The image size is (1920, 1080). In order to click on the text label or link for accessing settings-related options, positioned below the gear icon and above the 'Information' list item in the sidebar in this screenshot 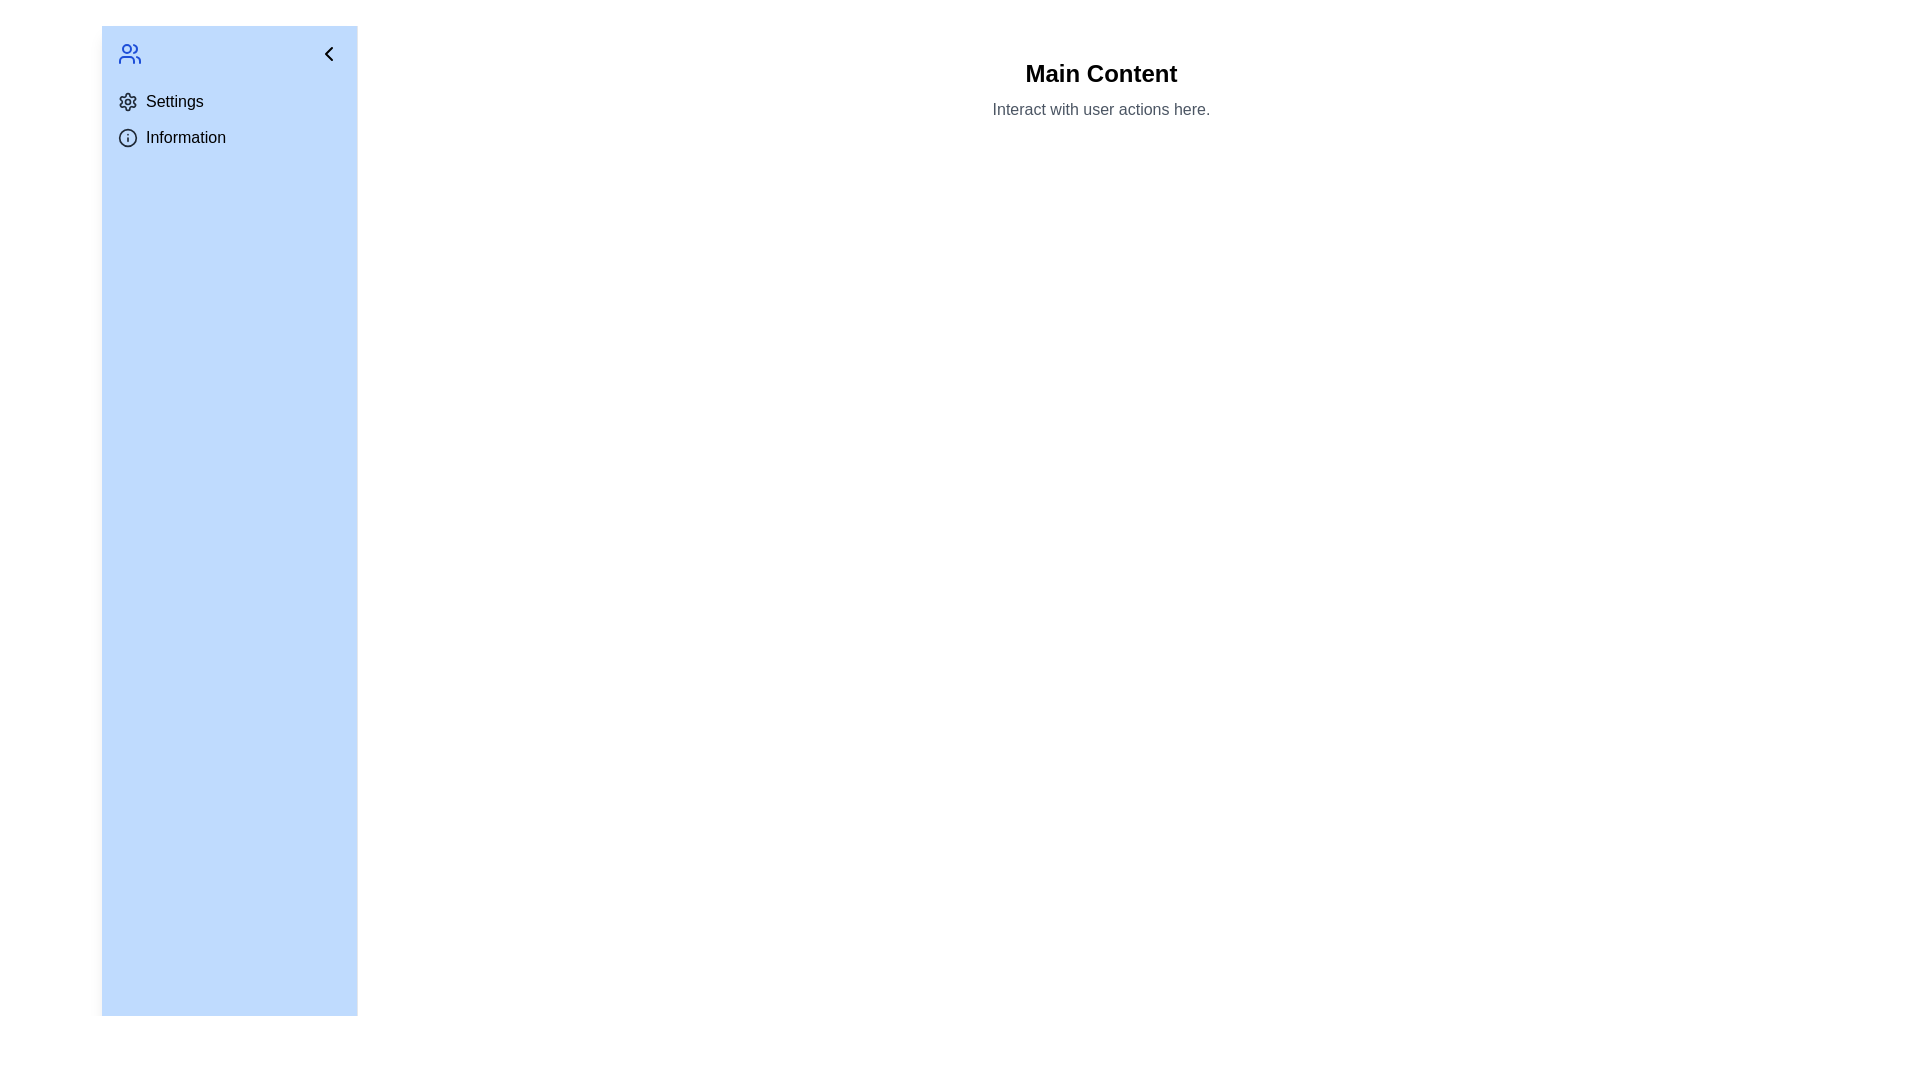, I will do `click(174, 101)`.